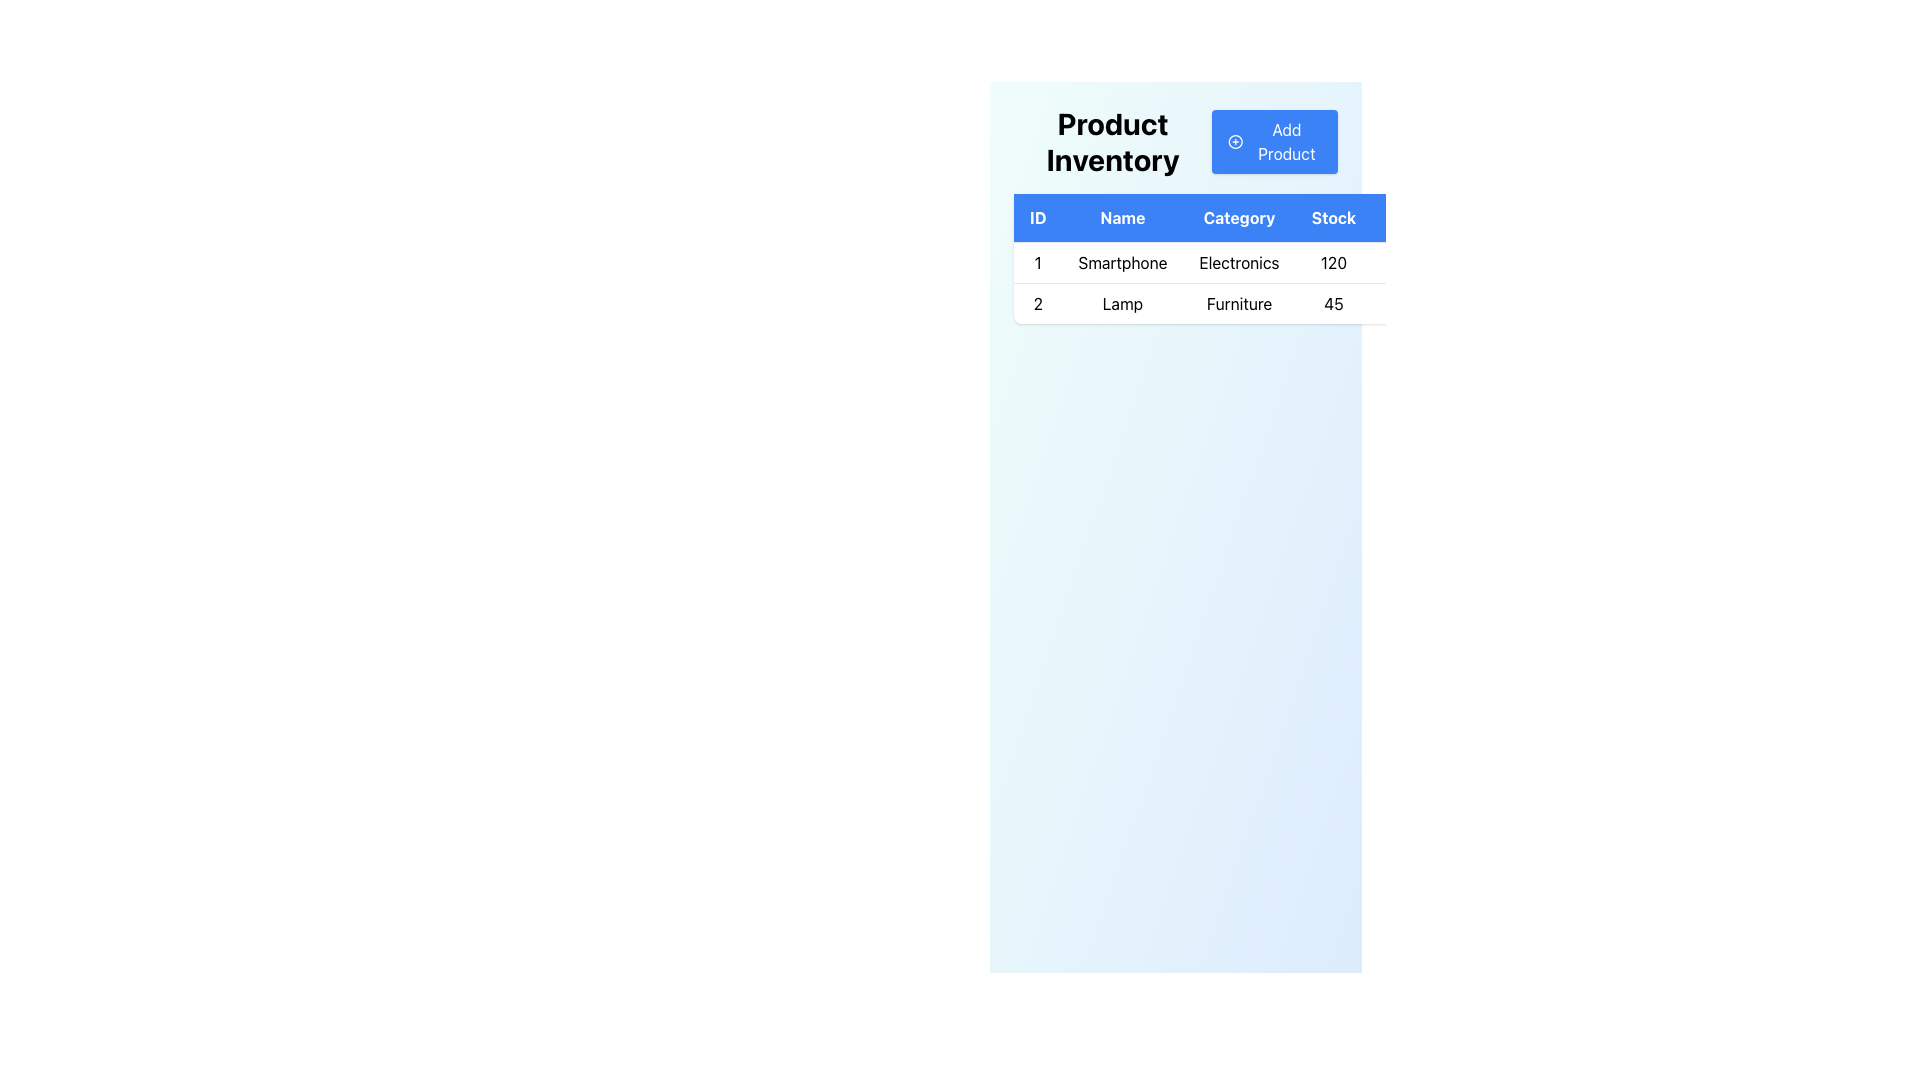 This screenshot has width=1920, height=1080. Describe the element at coordinates (1238, 303) in the screenshot. I see `the Text Label that displays the category of the item in the third cell of the second row under the 'Category' column, specifically below 'Electronics' and to the right of 'Lamp'` at that location.